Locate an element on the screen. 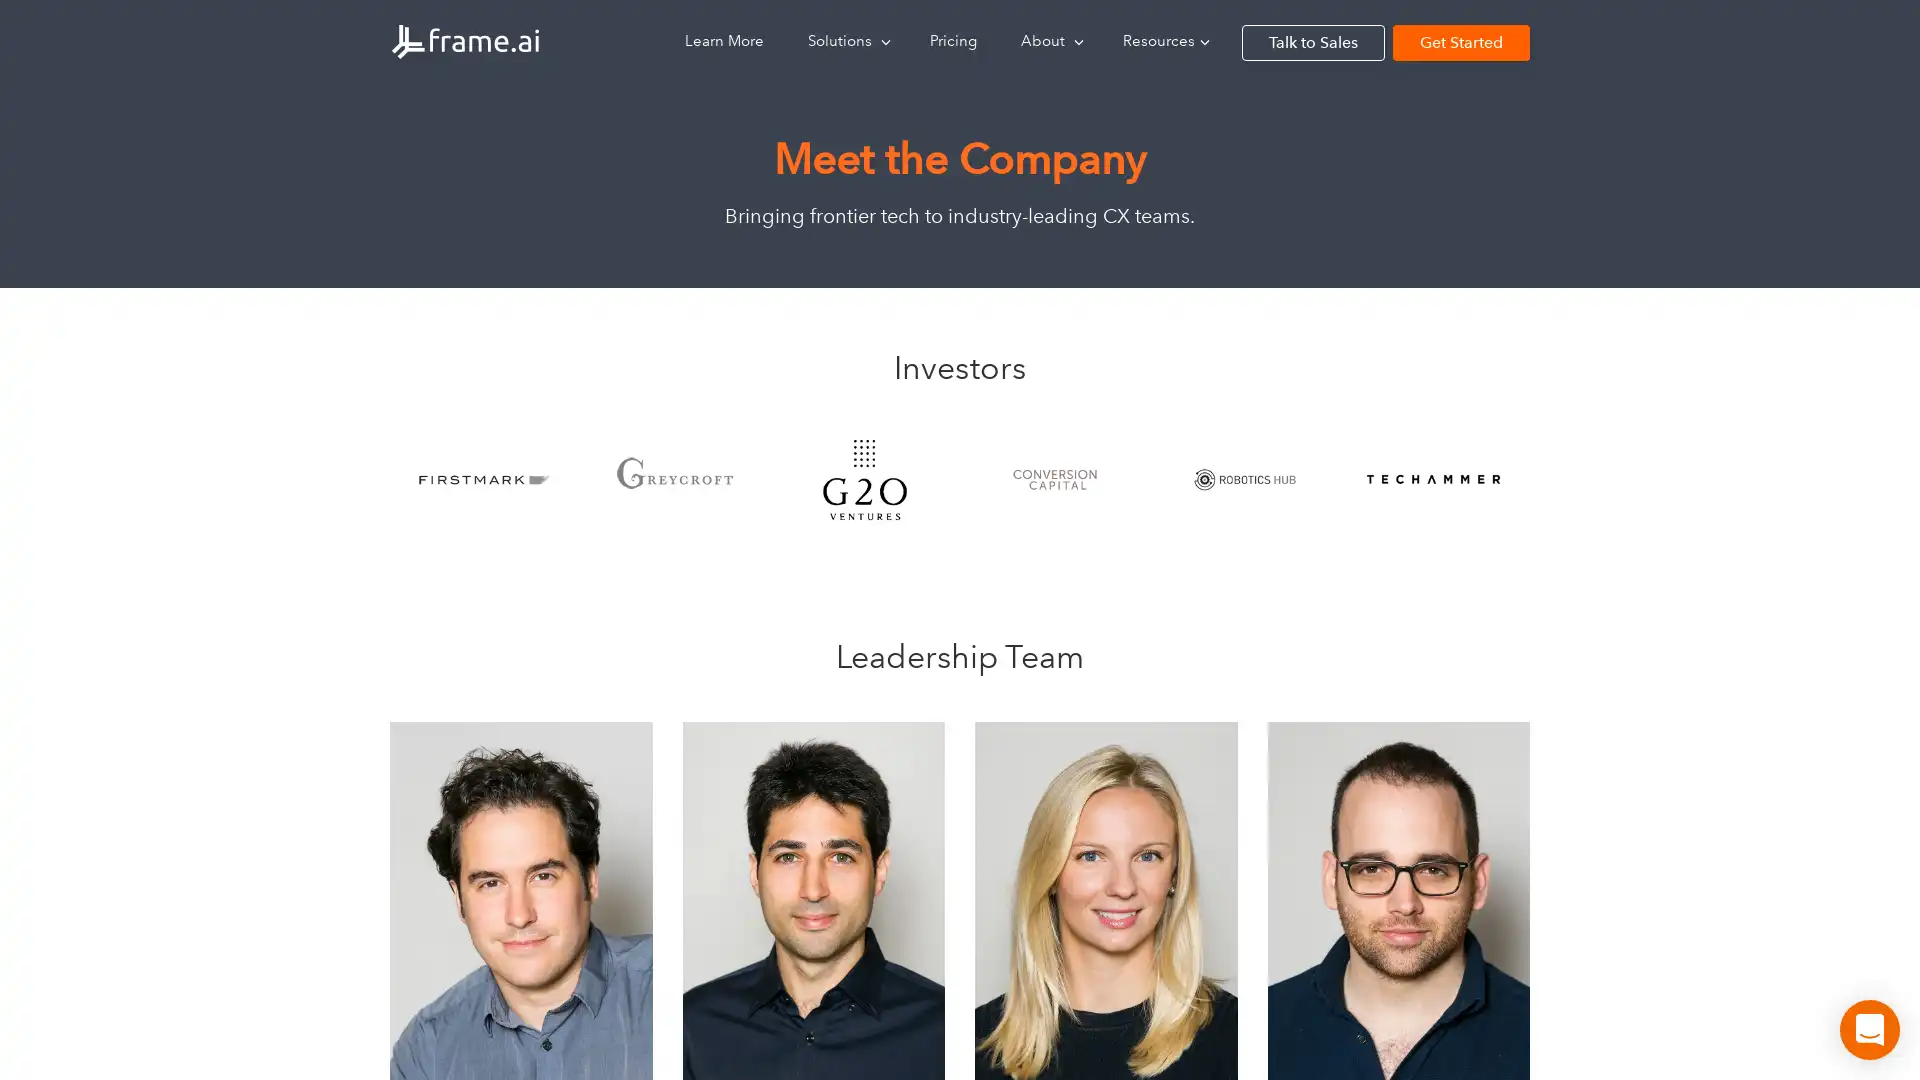  Open Intercom Messenger is located at coordinates (1869, 1029).